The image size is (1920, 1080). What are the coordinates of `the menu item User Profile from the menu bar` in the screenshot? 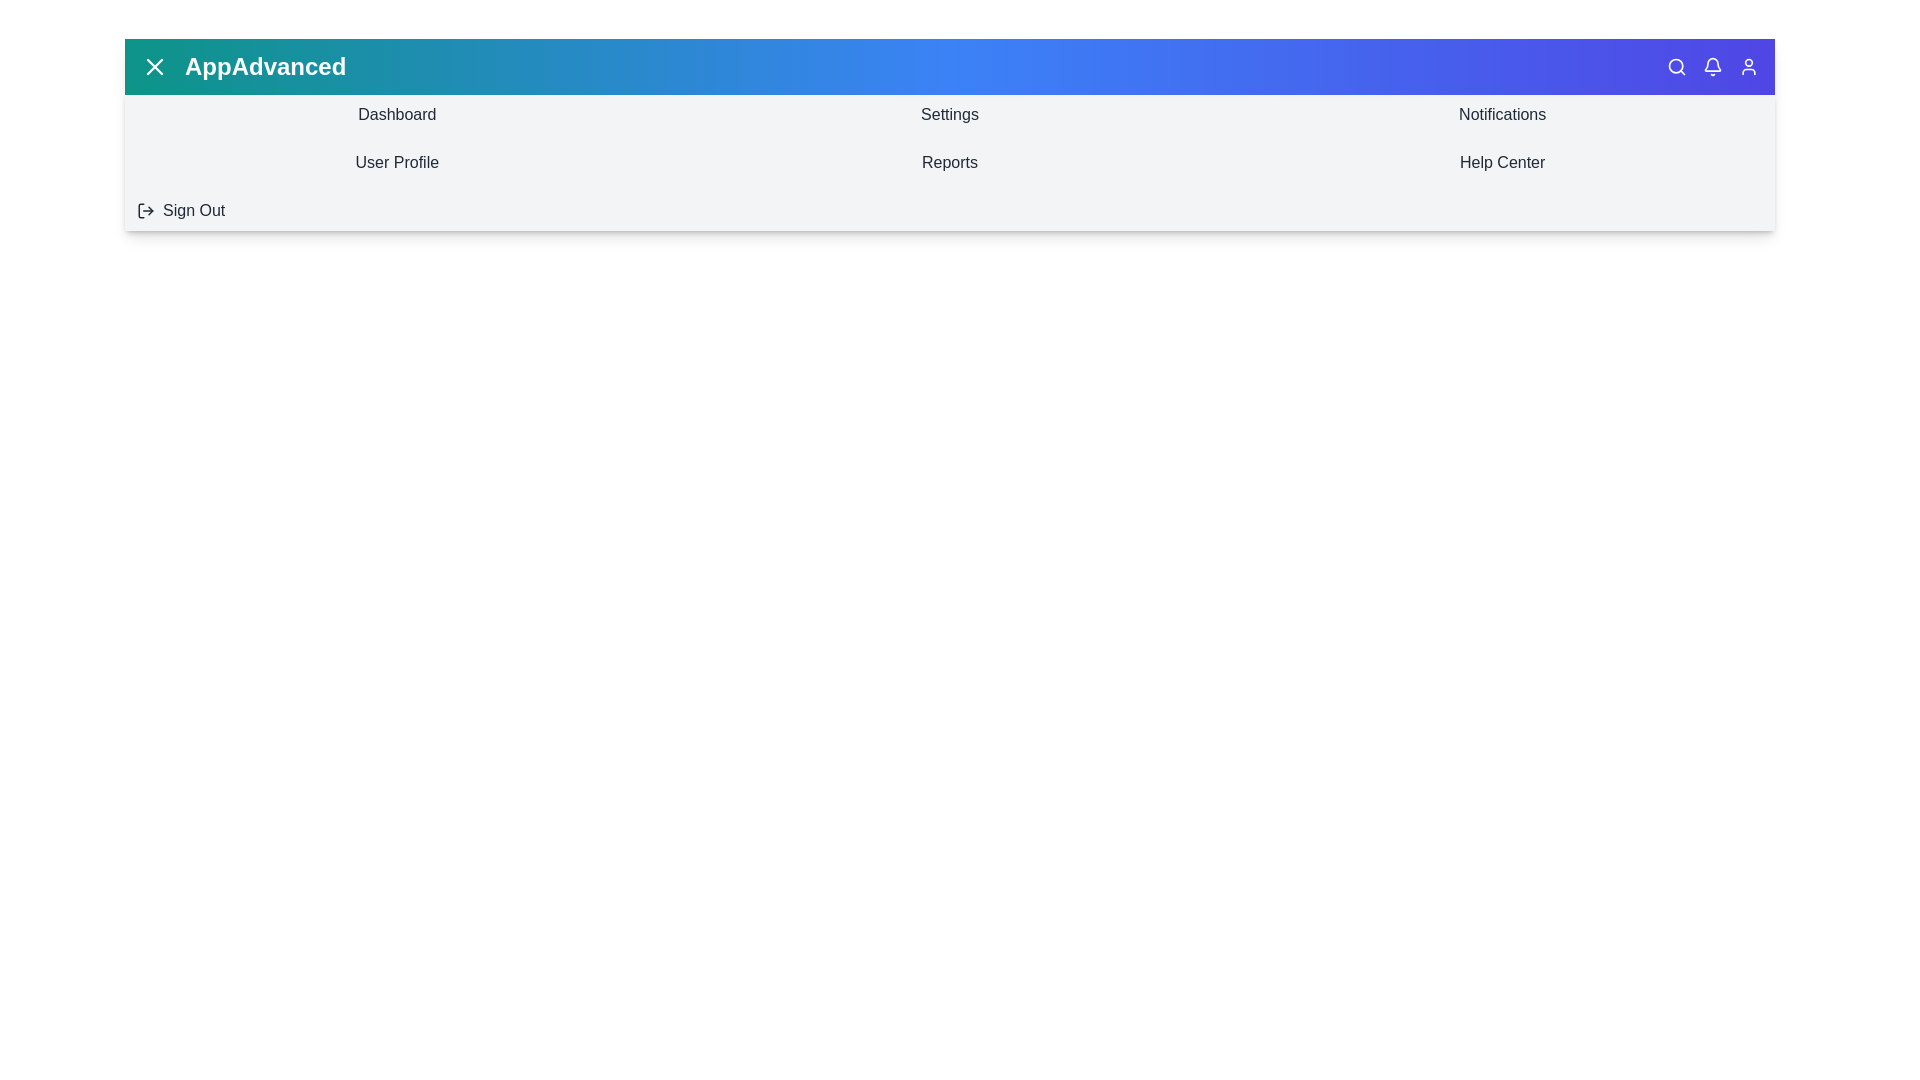 It's located at (397, 161).